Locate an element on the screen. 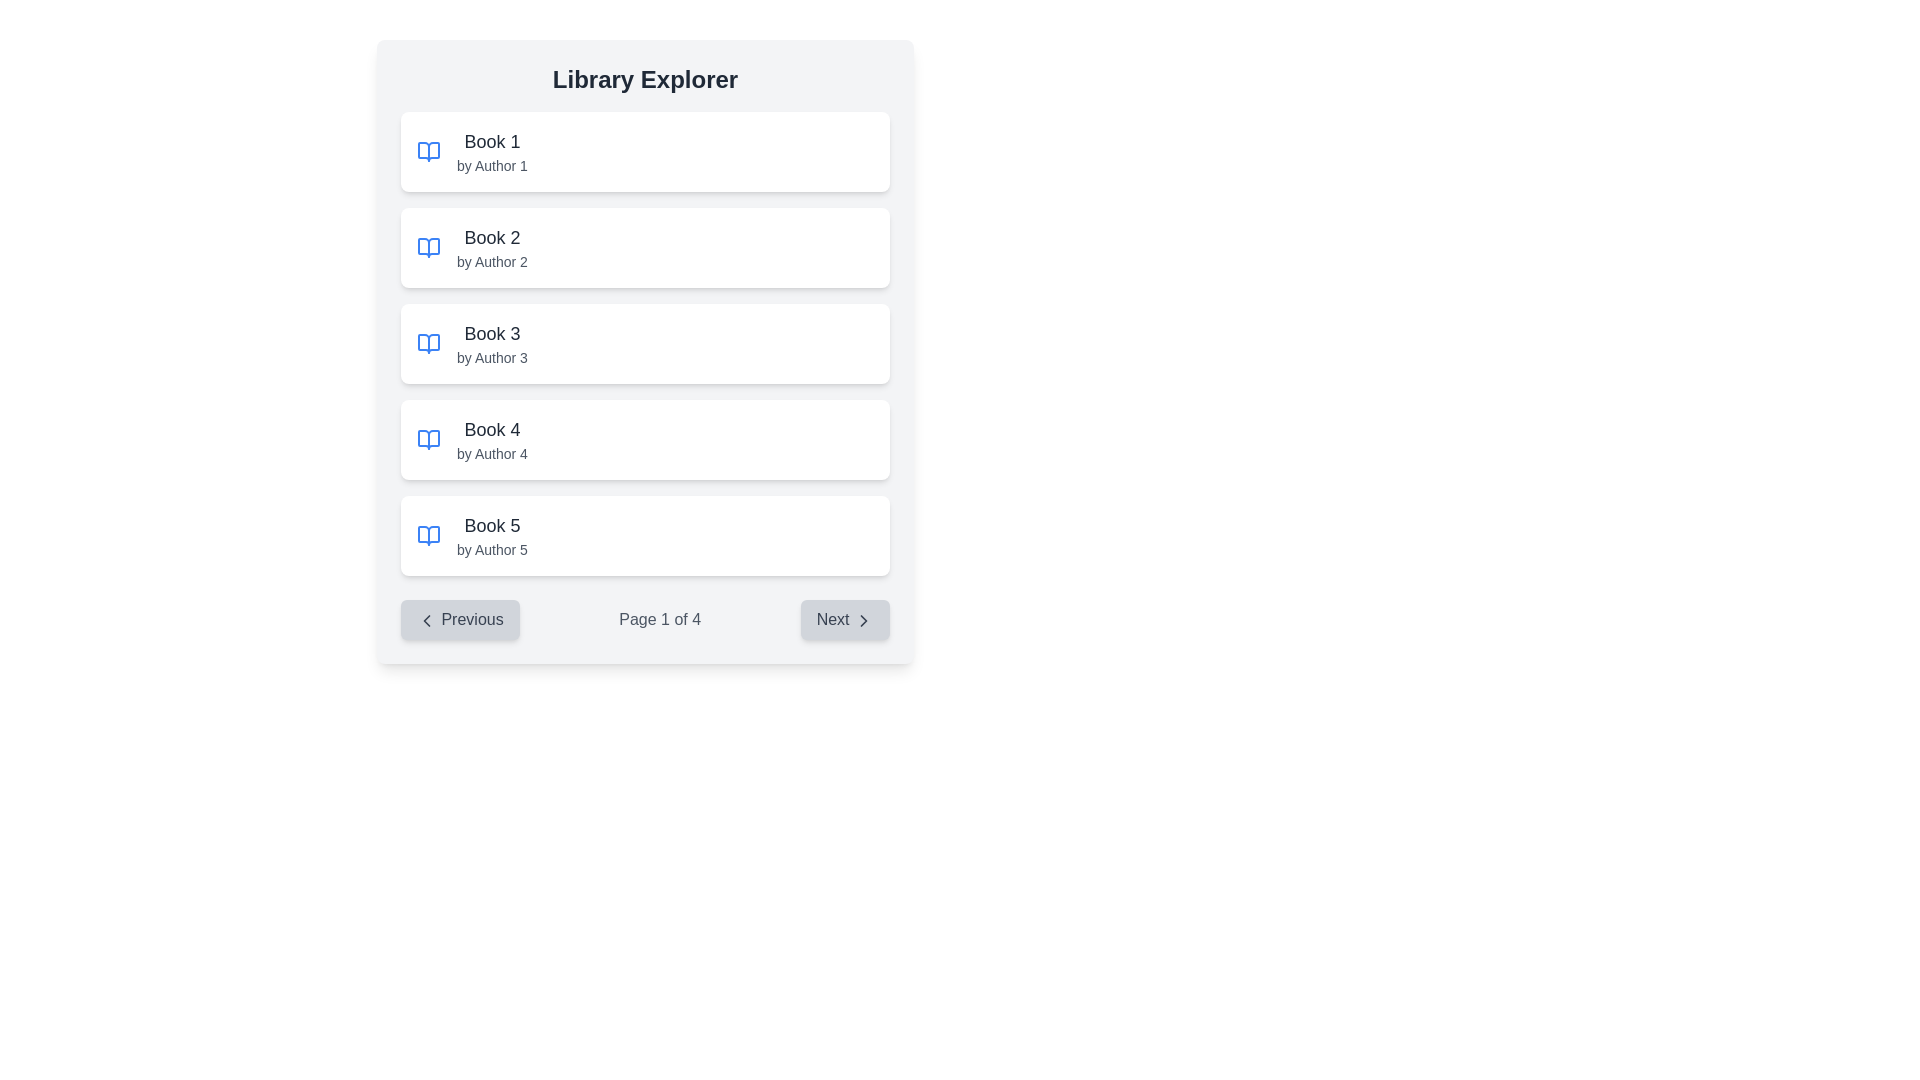  the right-facing chevron icon located inside the 'Next' button at the bottom-right section of the interface is located at coordinates (864, 619).